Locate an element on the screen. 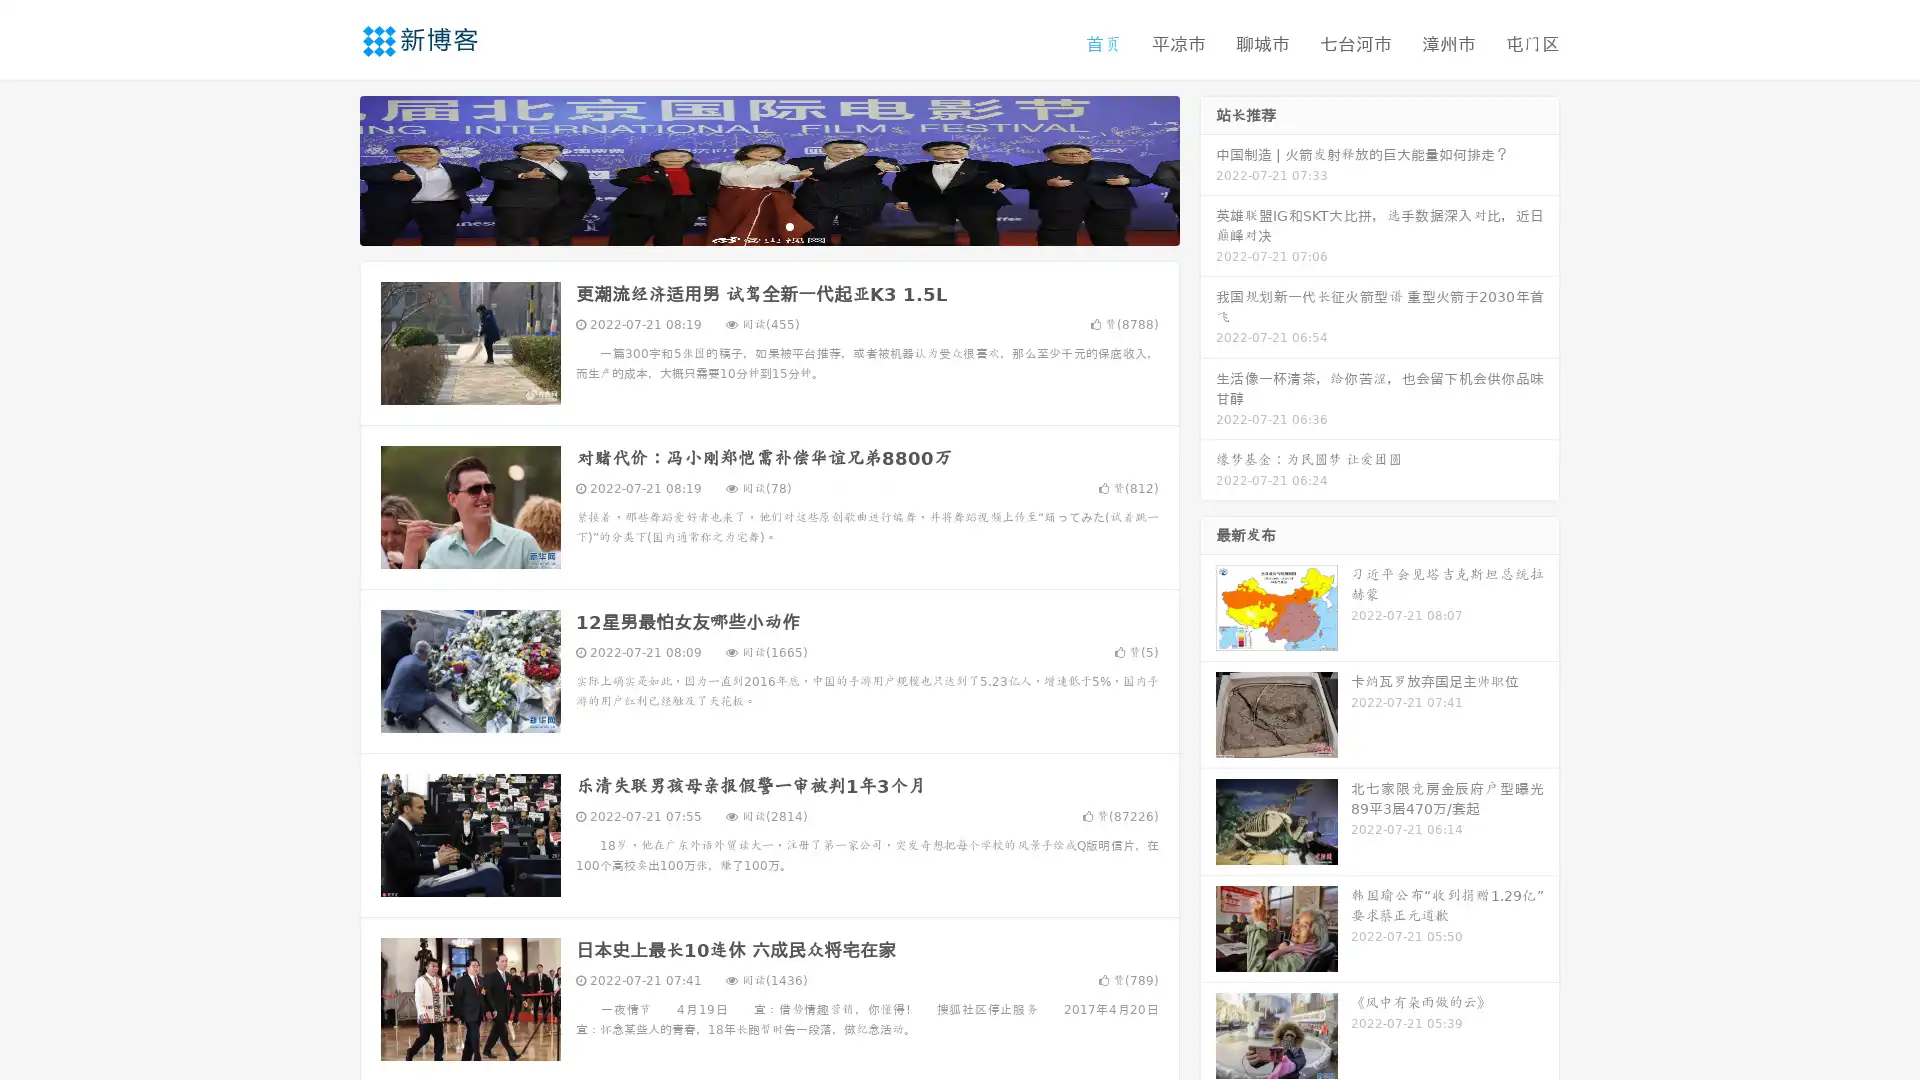  Go to slide 2 is located at coordinates (768, 225).